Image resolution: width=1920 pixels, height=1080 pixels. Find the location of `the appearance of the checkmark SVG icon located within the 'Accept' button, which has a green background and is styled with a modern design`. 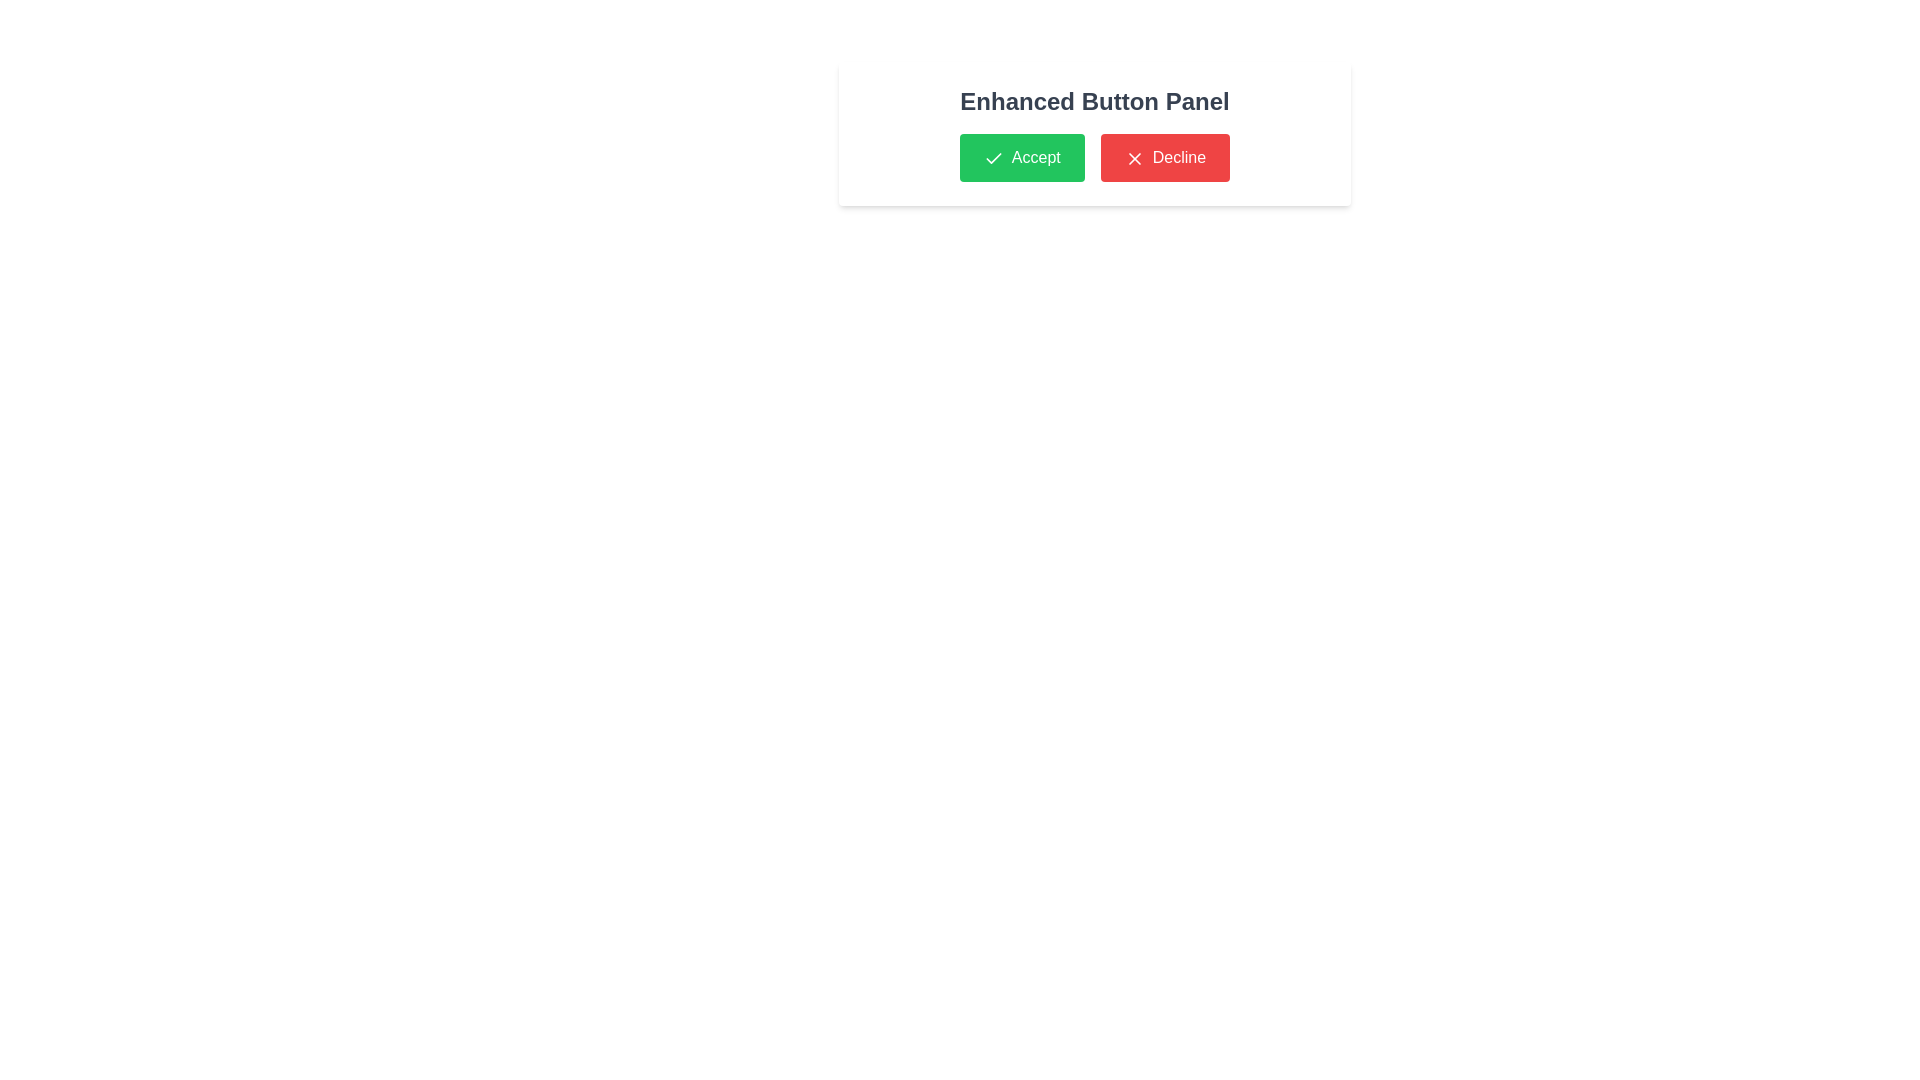

the appearance of the checkmark SVG icon located within the 'Accept' button, which has a green background and is styled with a modern design is located at coordinates (993, 157).